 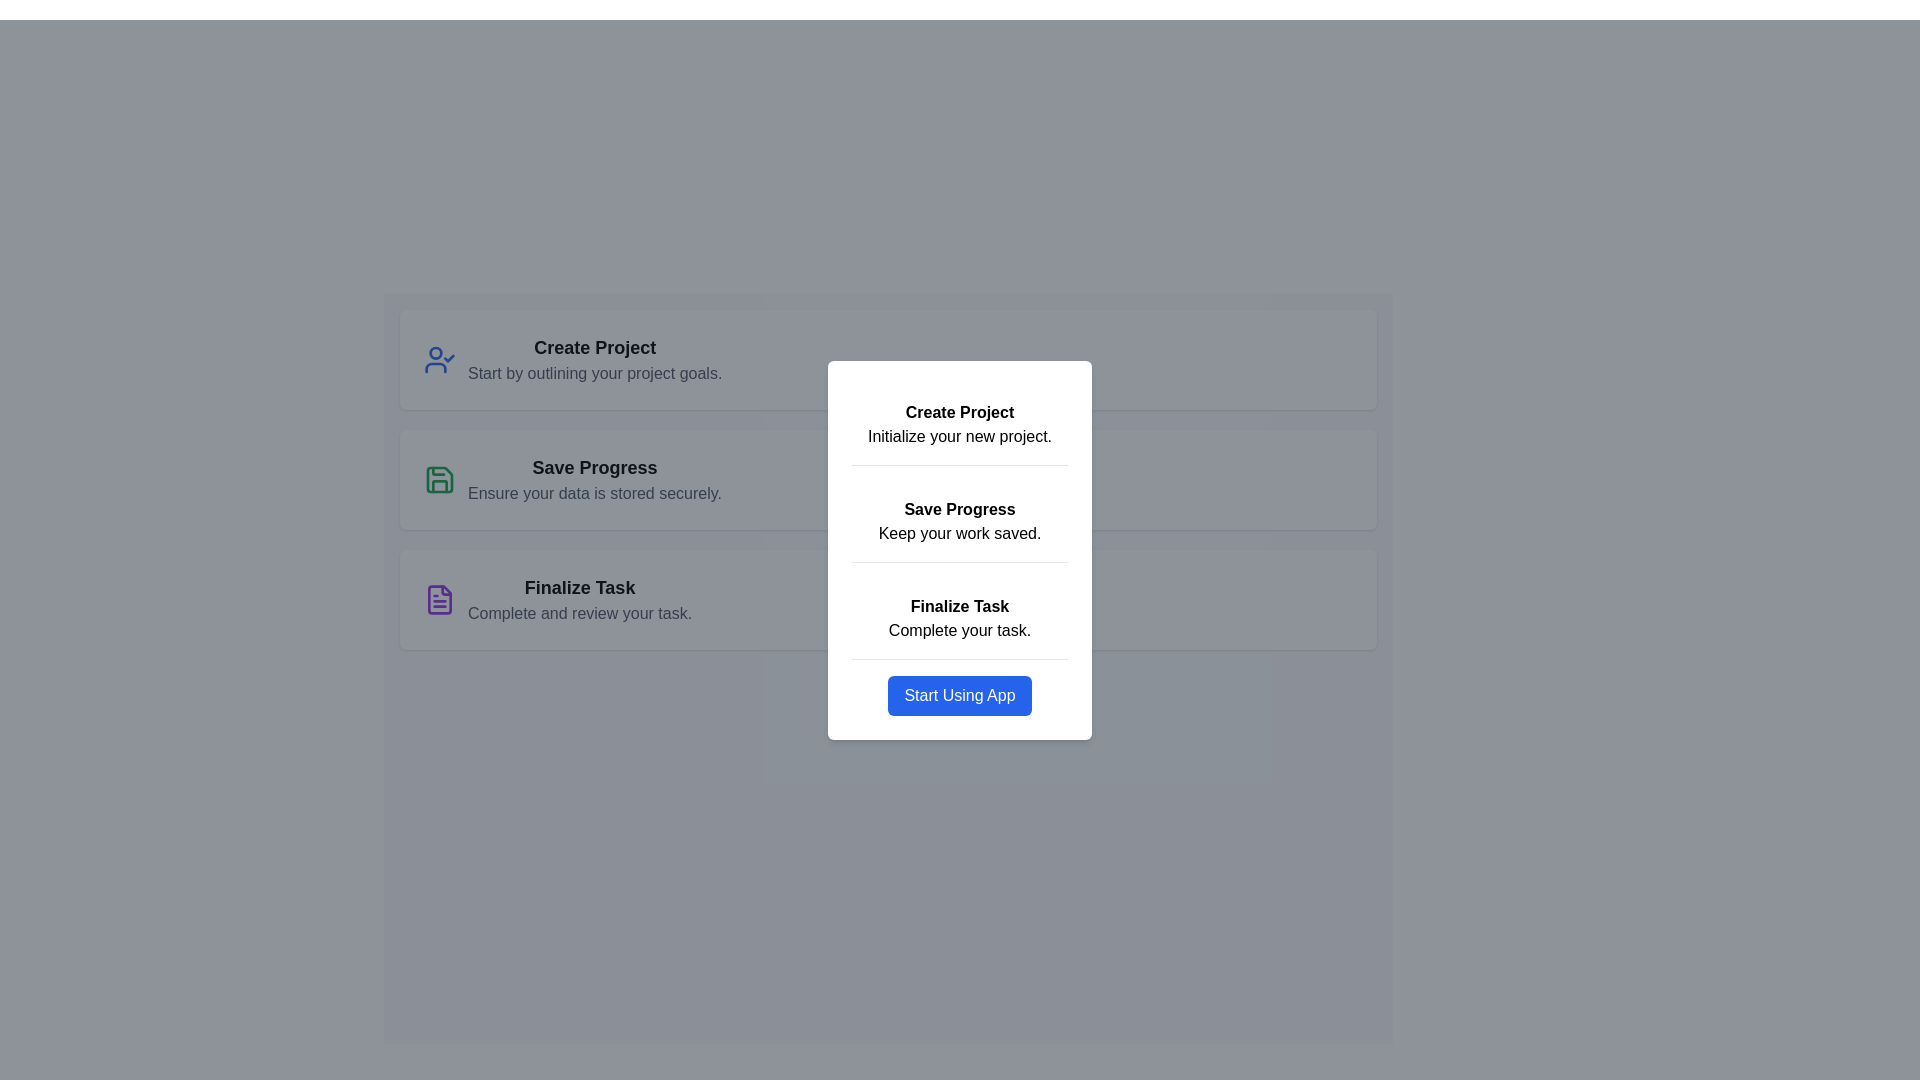 What do you see at coordinates (439, 358) in the screenshot?
I see `the 'Create Project' icon located in the topmost section of the options list, which visually aids the associated task` at bounding box center [439, 358].